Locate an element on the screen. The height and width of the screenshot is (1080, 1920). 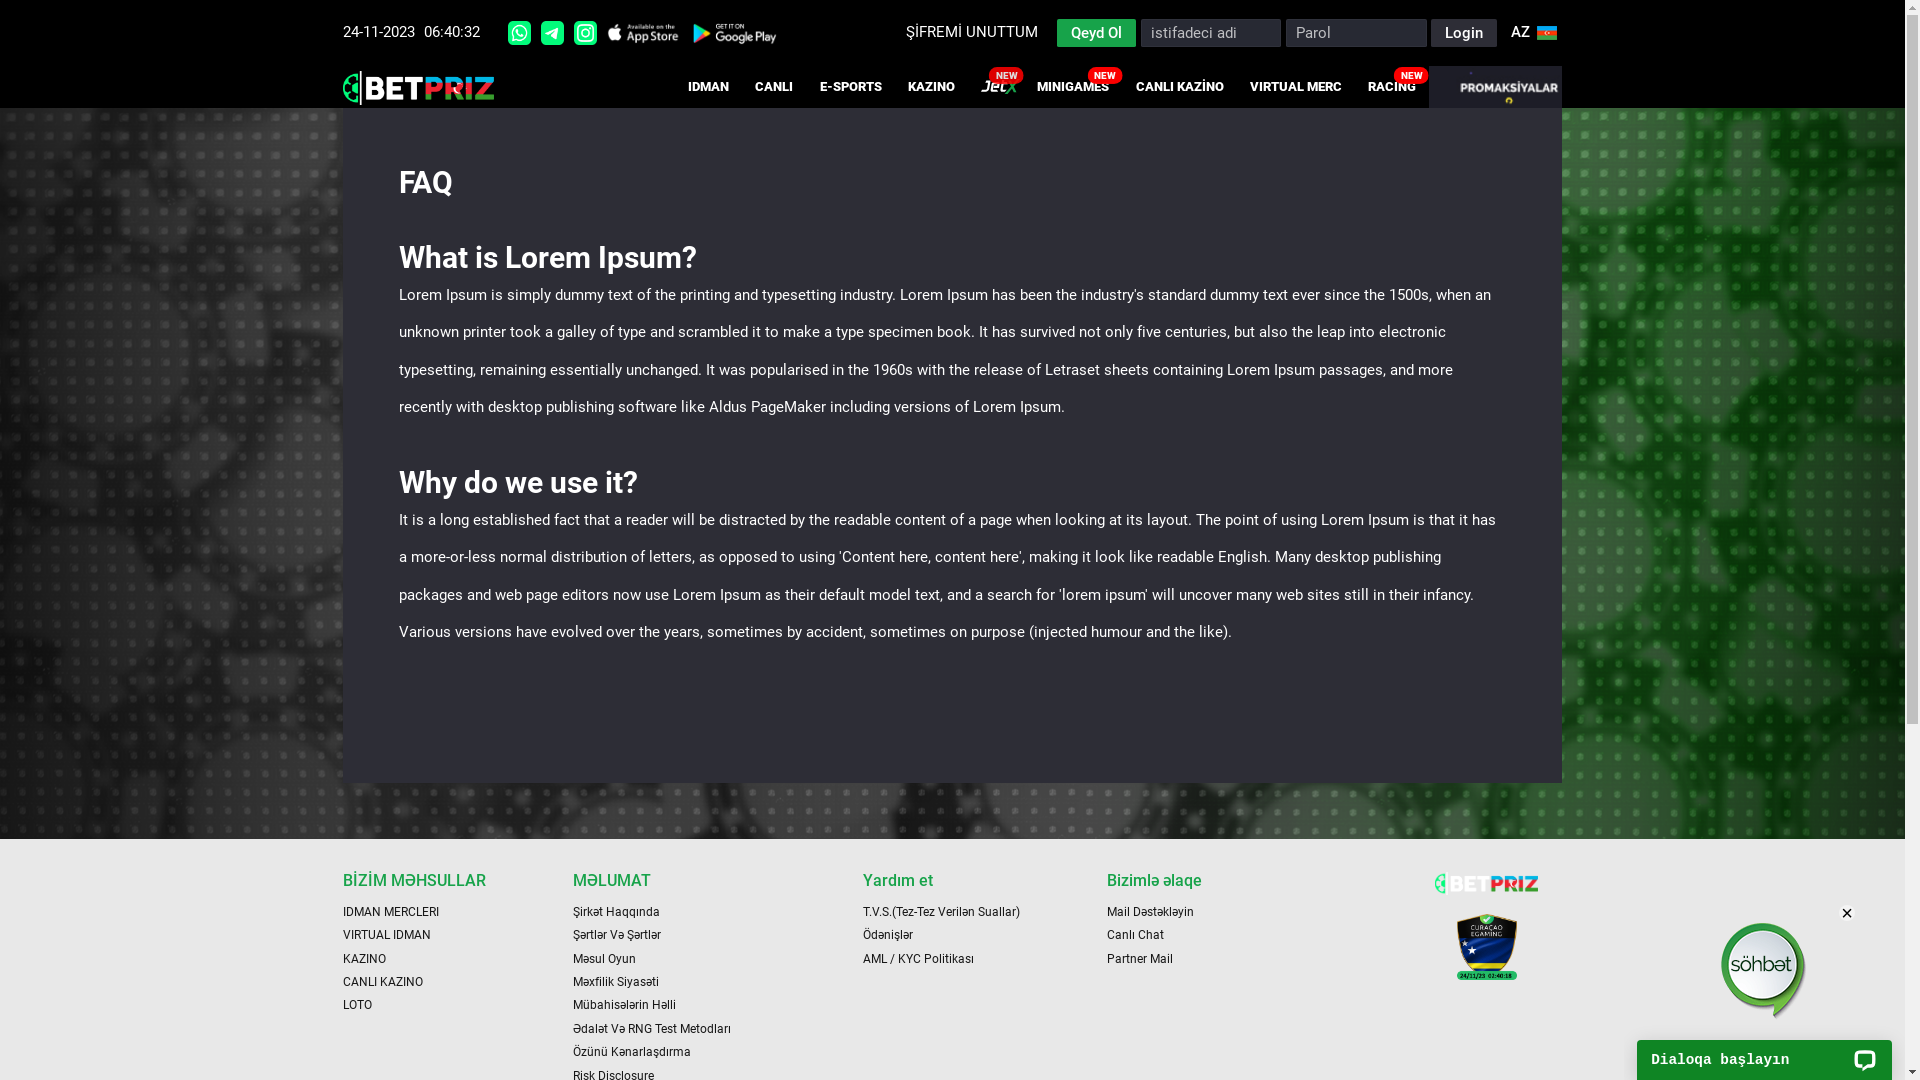
'LOTO' is located at coordinates (357, 1005).